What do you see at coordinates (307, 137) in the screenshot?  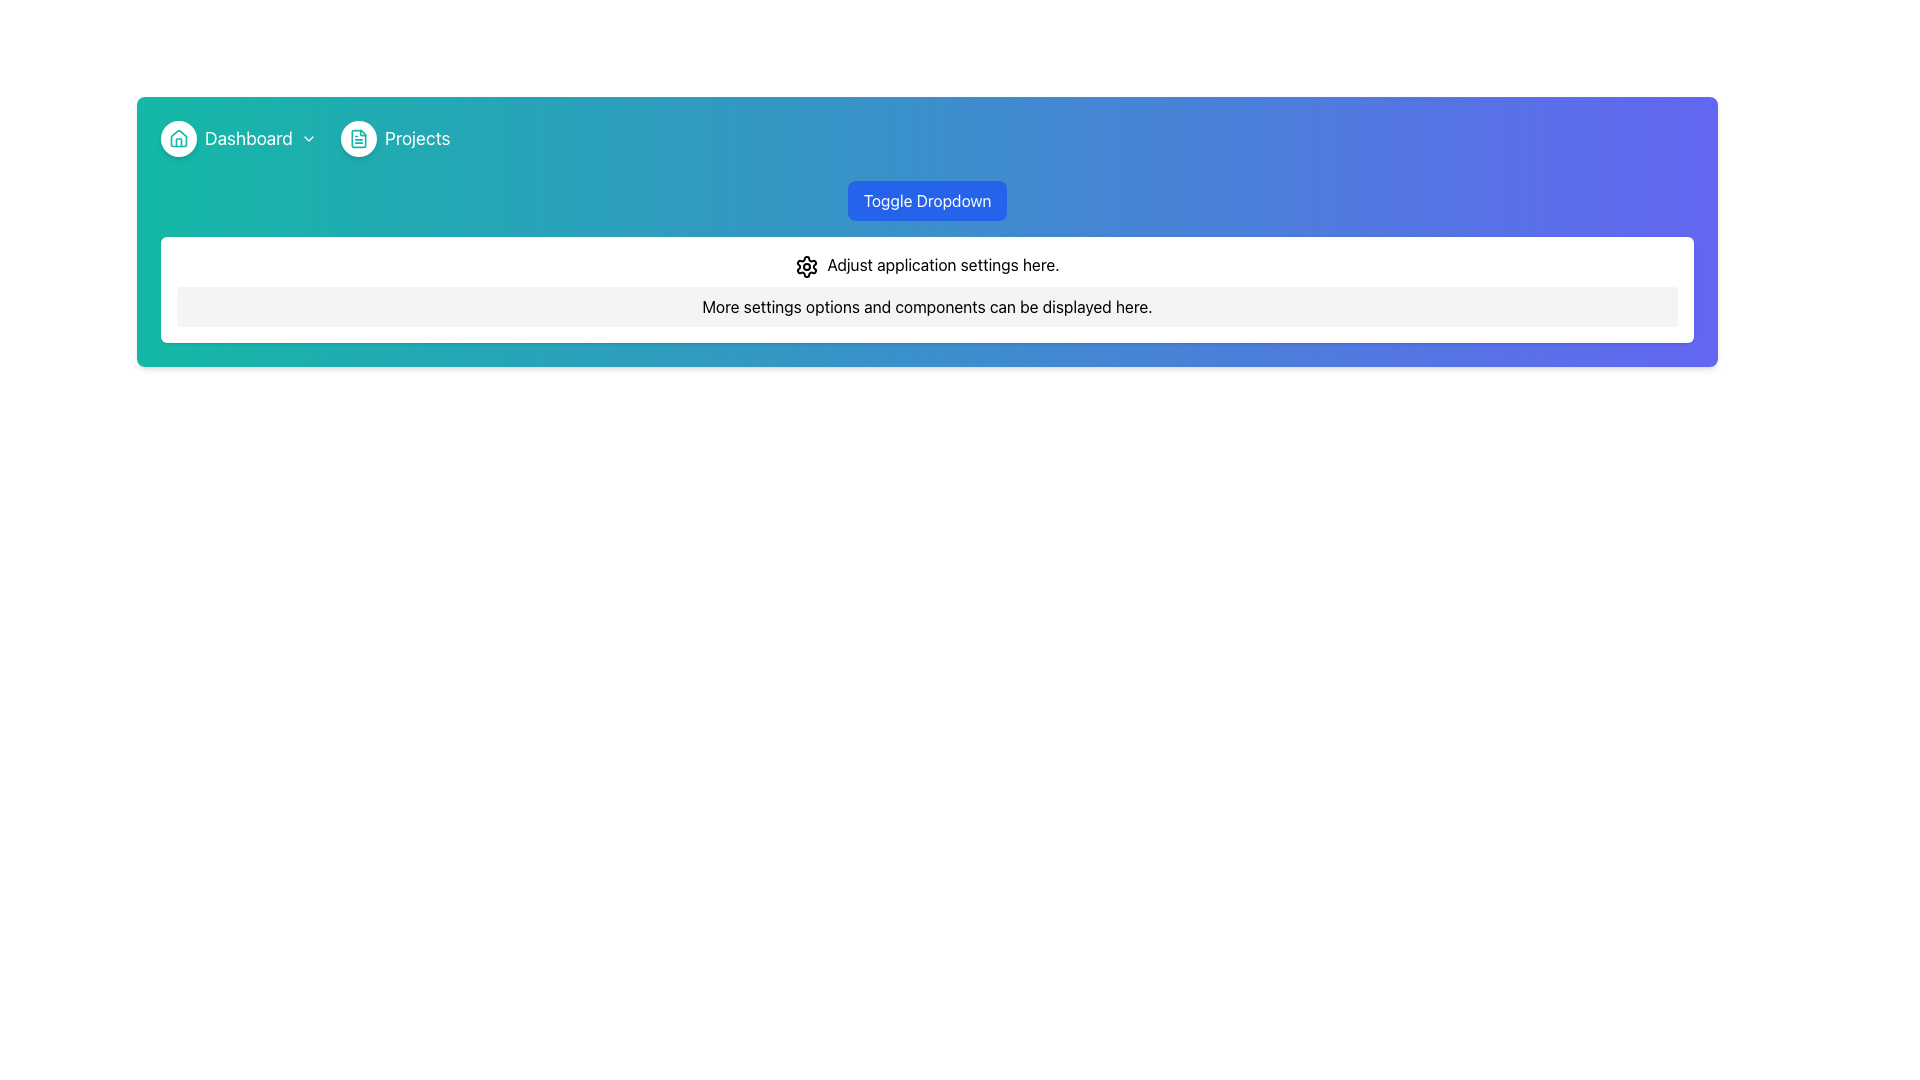 I see `the expandable content icon located to the right of the 'Dashboard' text` at bounding box center [307, 137].